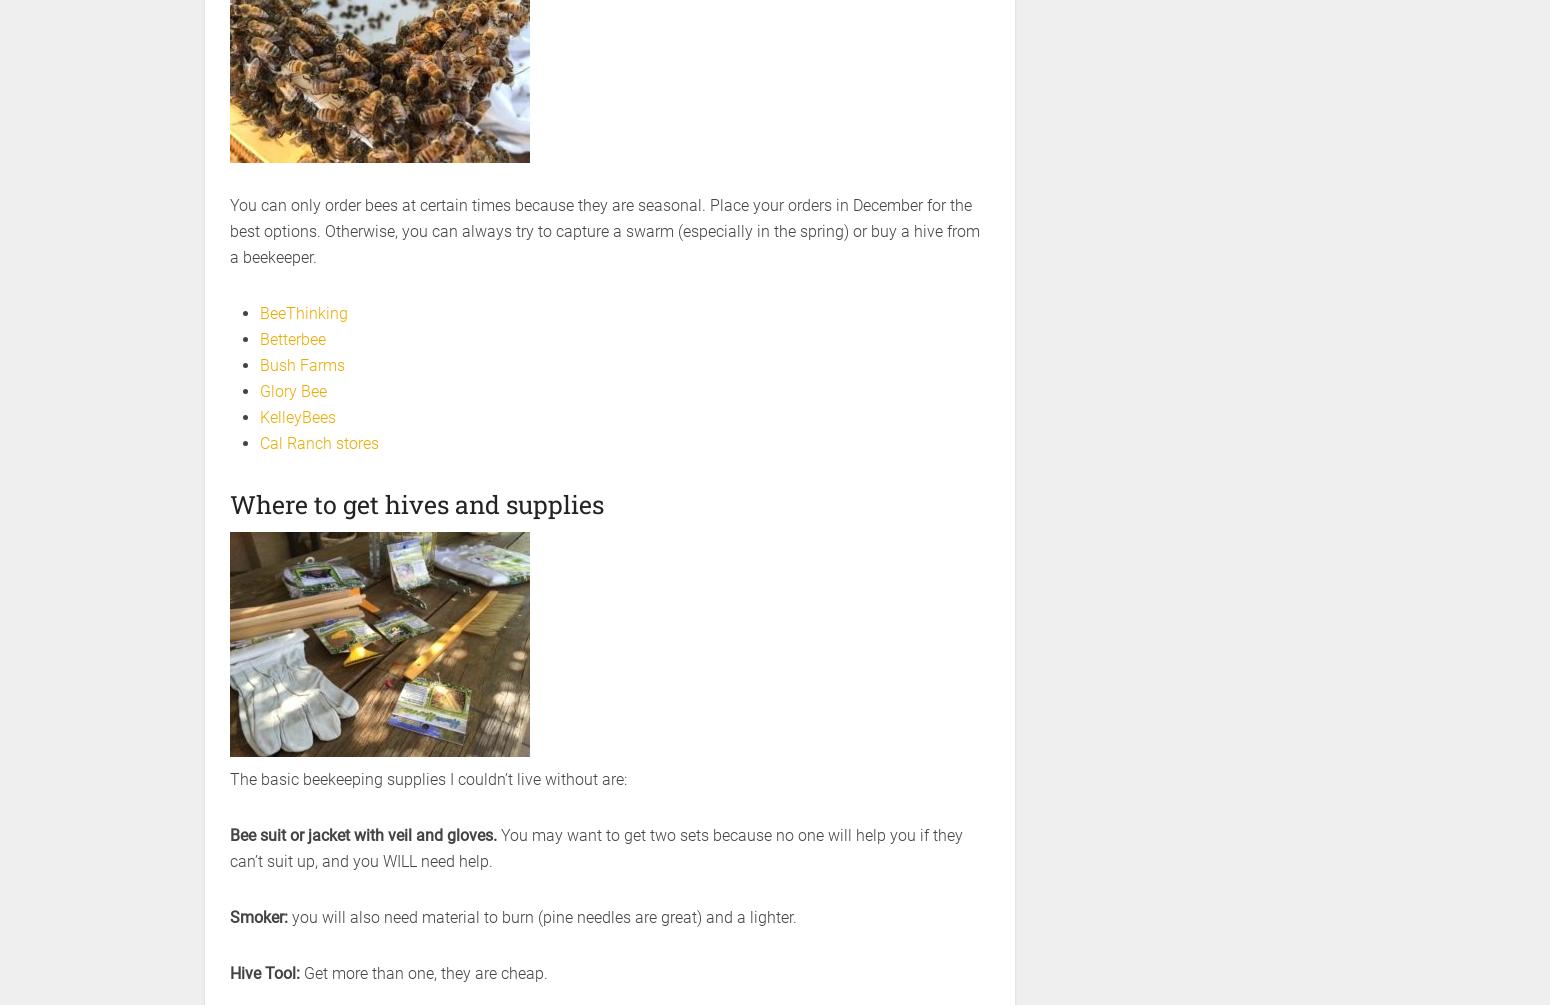 The image size is (1550, 1005). Describe the element at coordinates (298, 417) in the screenshot. I see `'KelleyBees'` at that location.